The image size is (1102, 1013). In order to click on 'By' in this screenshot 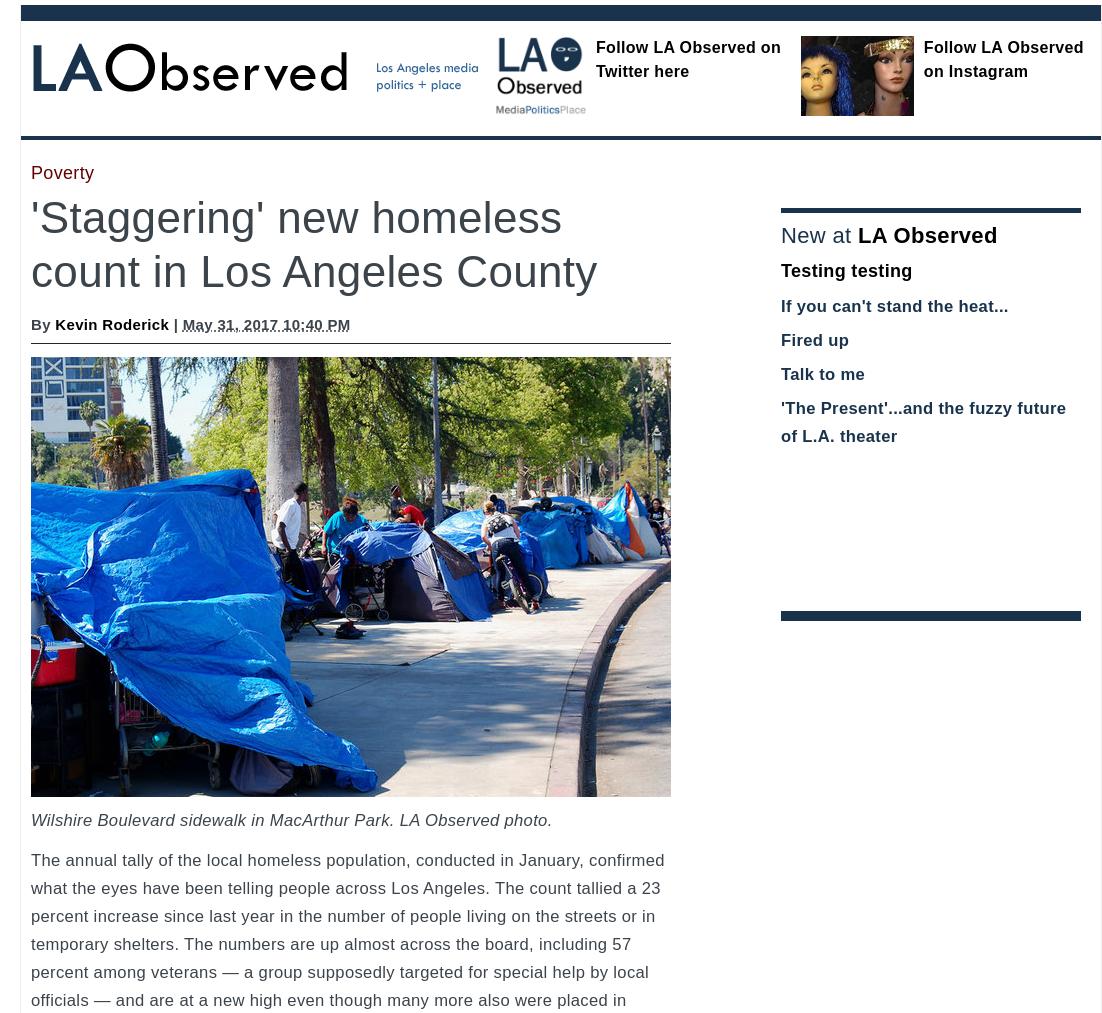, I will do `click(41, 324)`.